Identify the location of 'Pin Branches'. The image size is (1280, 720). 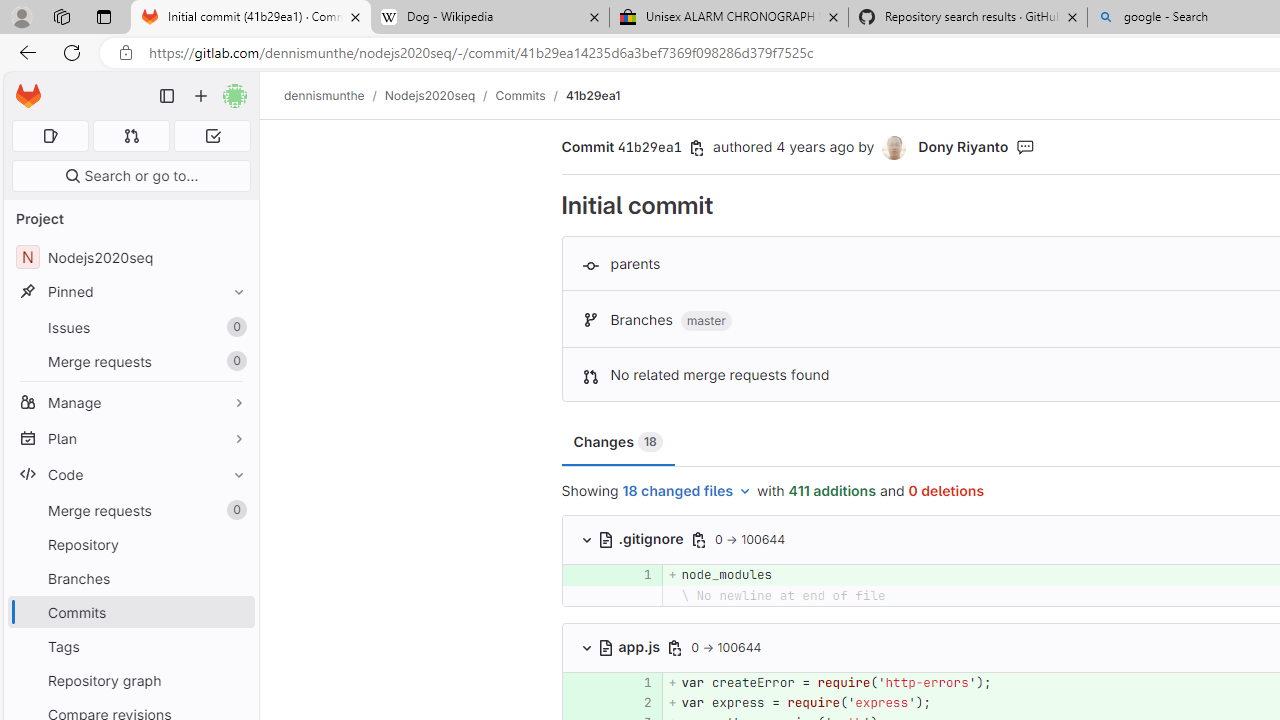
(234, 578).